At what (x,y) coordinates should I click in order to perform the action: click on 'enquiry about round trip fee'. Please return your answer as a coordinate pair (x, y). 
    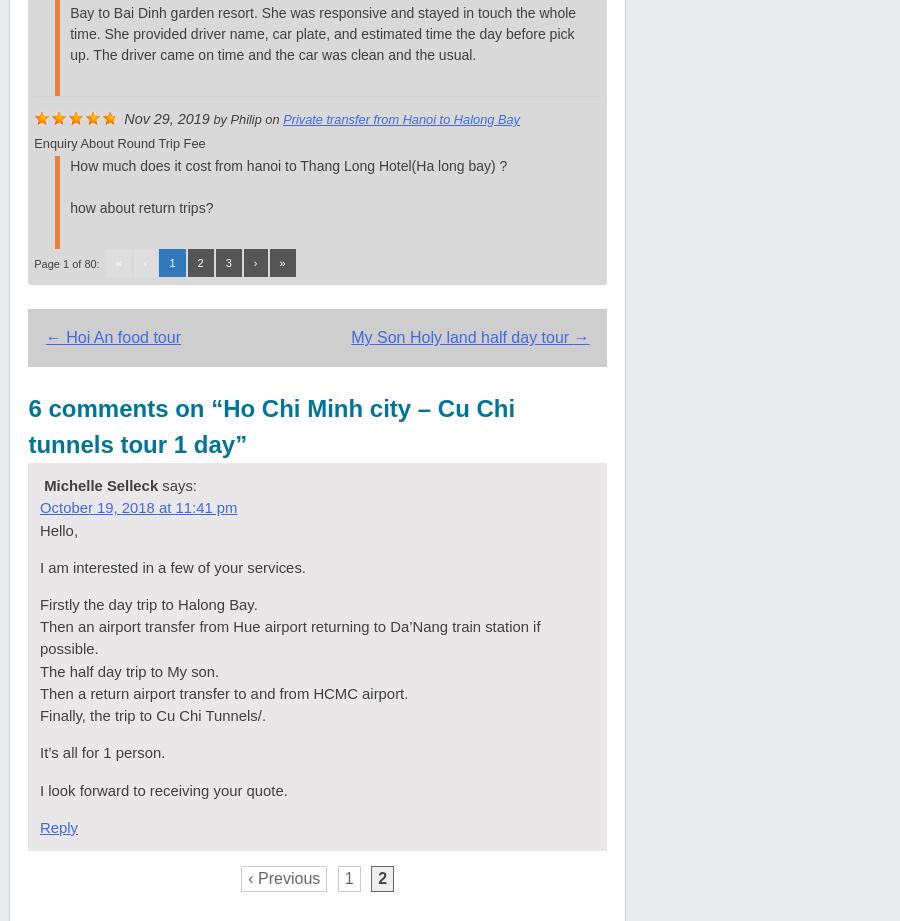
    Looking at the image, I should click on (119, 142).